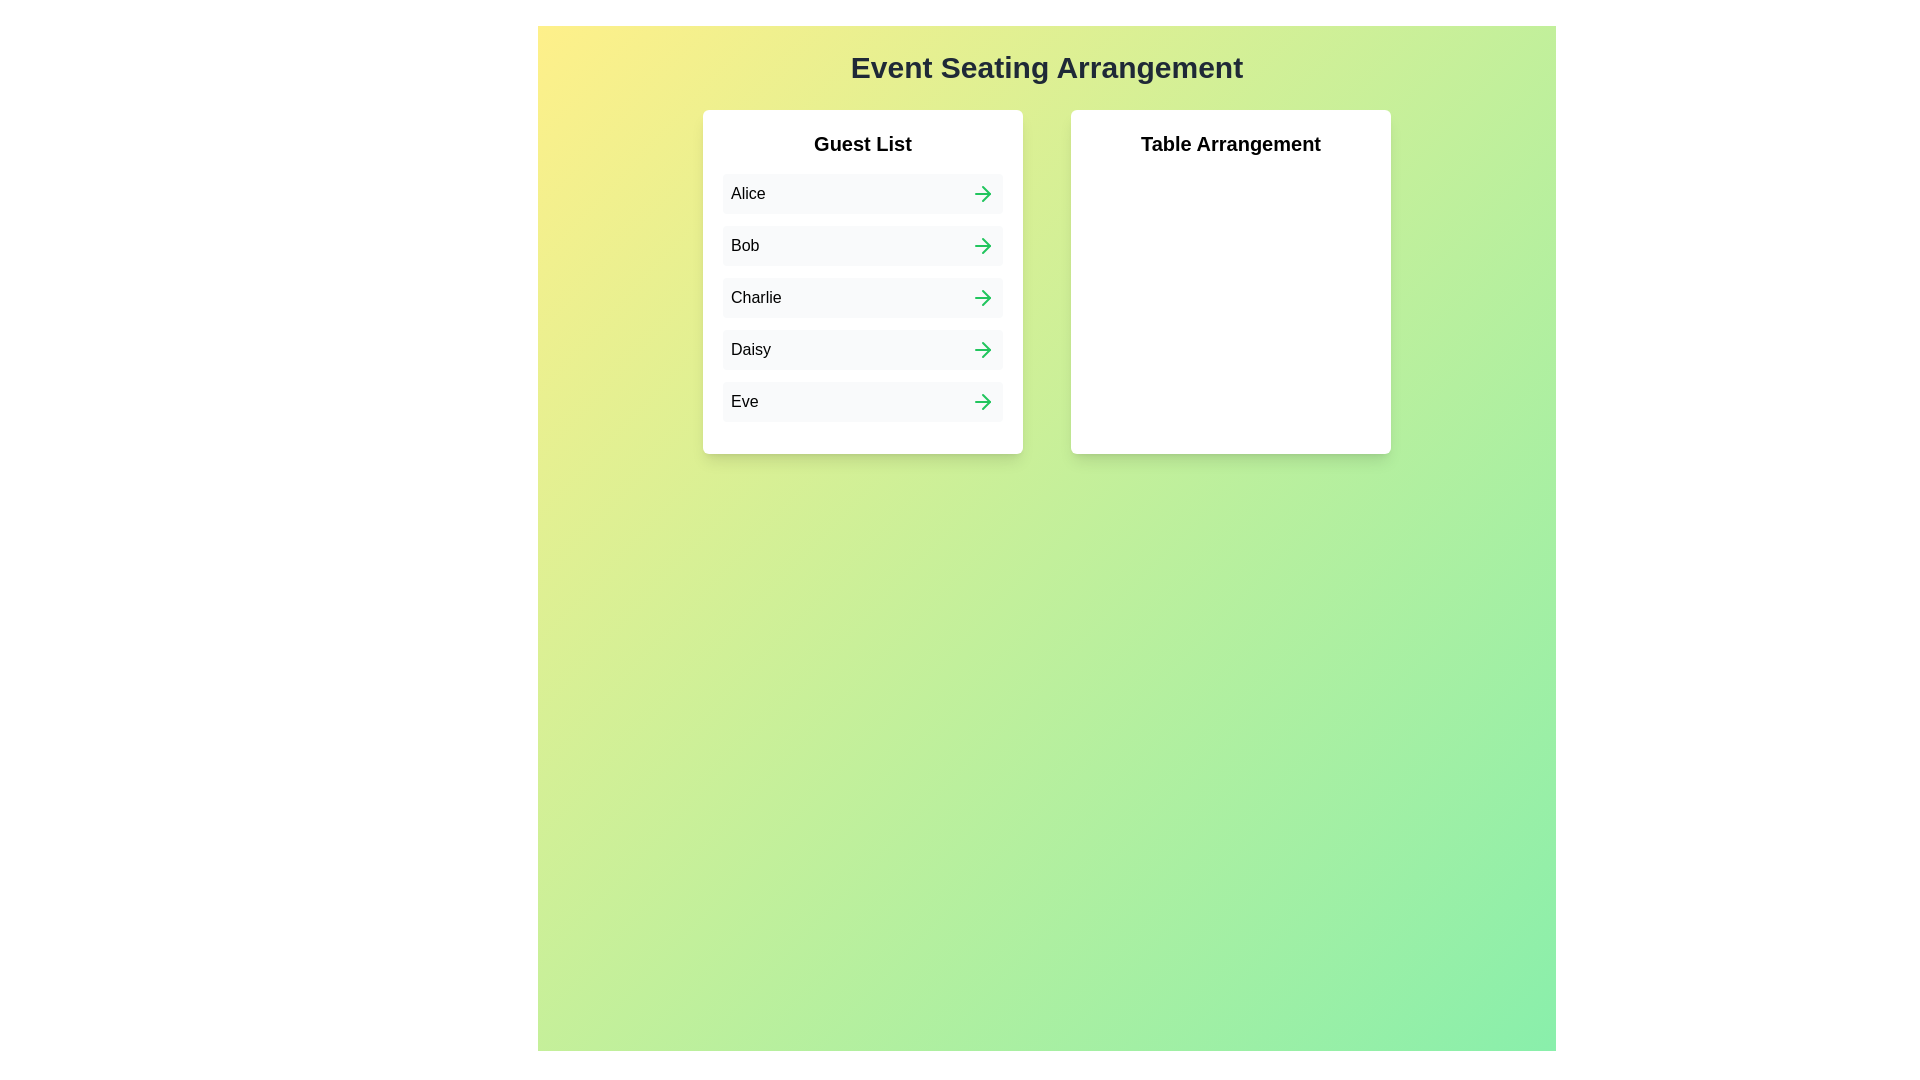 This screenshot has height=1080, width=1920. I want to click on the arrow next to Bob in the Guest List to add them to the Table Arrangement, so click(983, 245).